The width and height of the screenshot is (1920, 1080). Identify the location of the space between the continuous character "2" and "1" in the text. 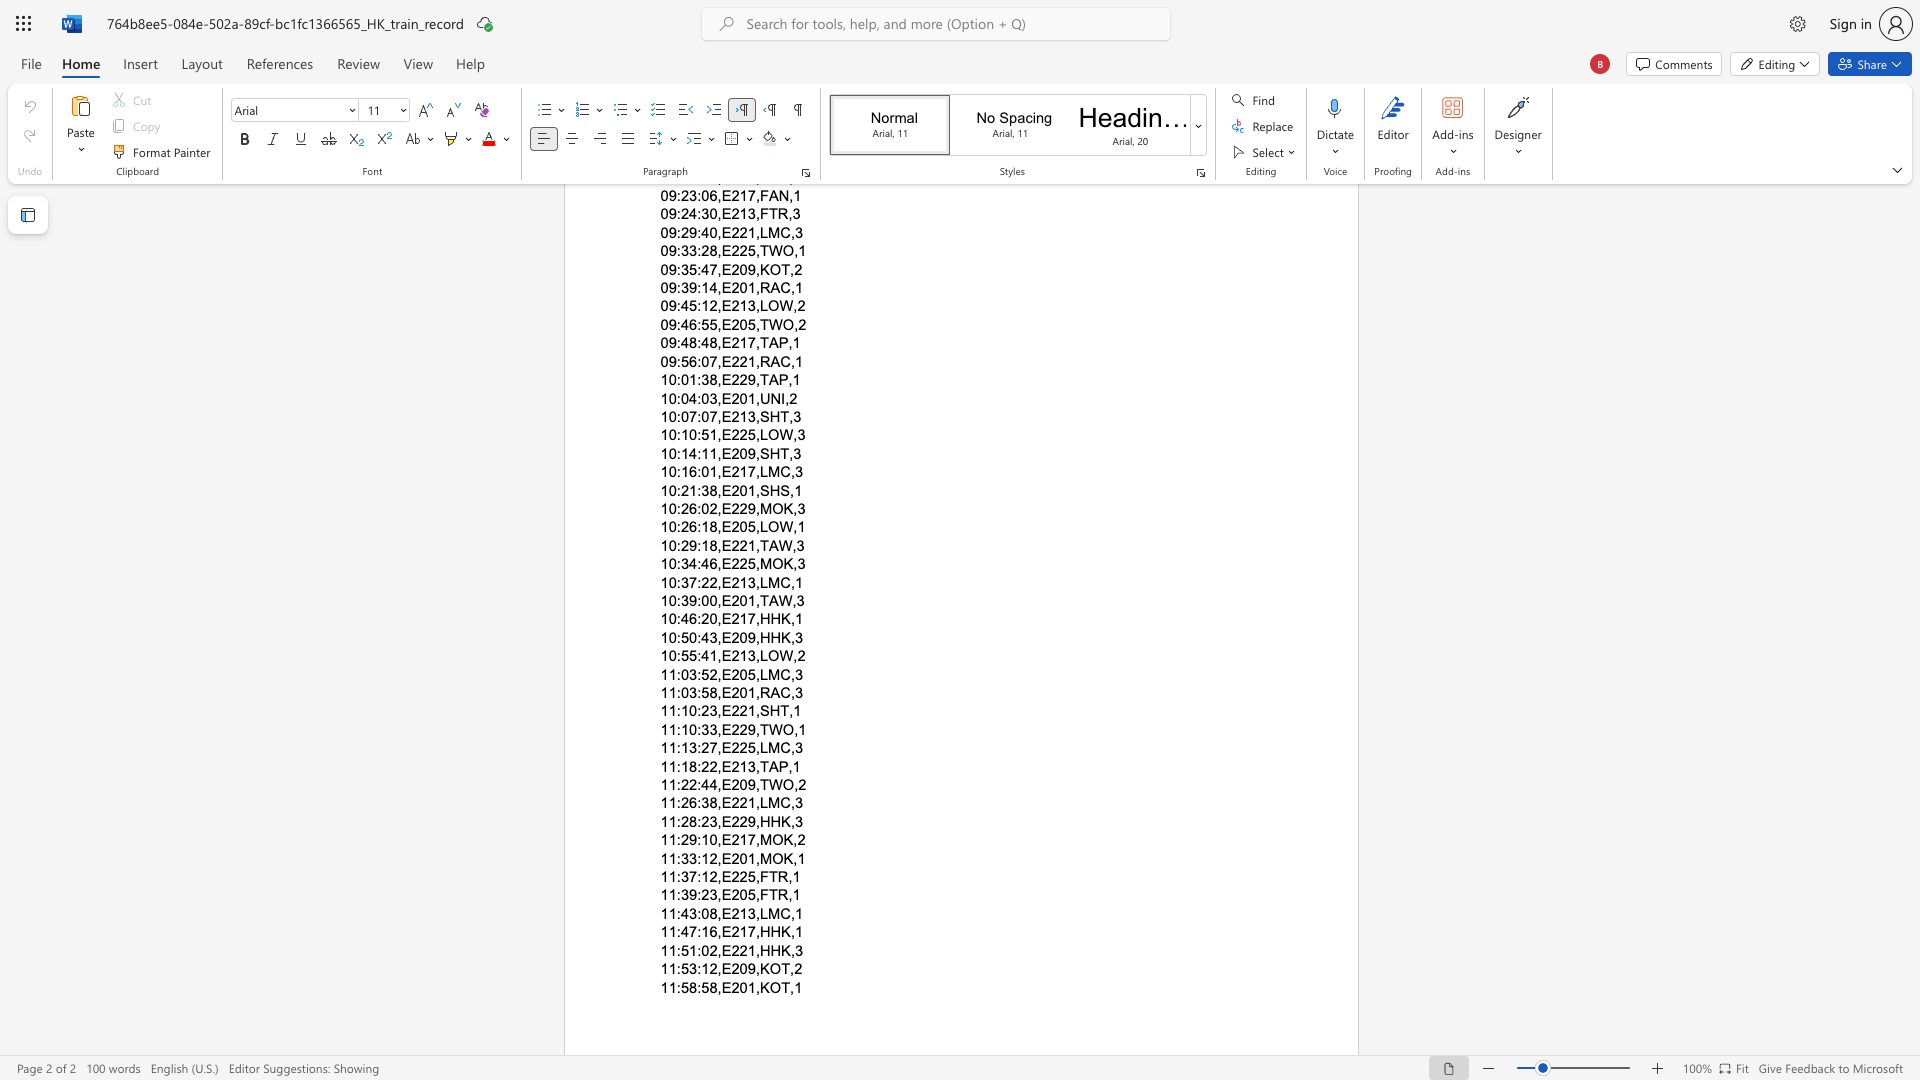
(738, 932).